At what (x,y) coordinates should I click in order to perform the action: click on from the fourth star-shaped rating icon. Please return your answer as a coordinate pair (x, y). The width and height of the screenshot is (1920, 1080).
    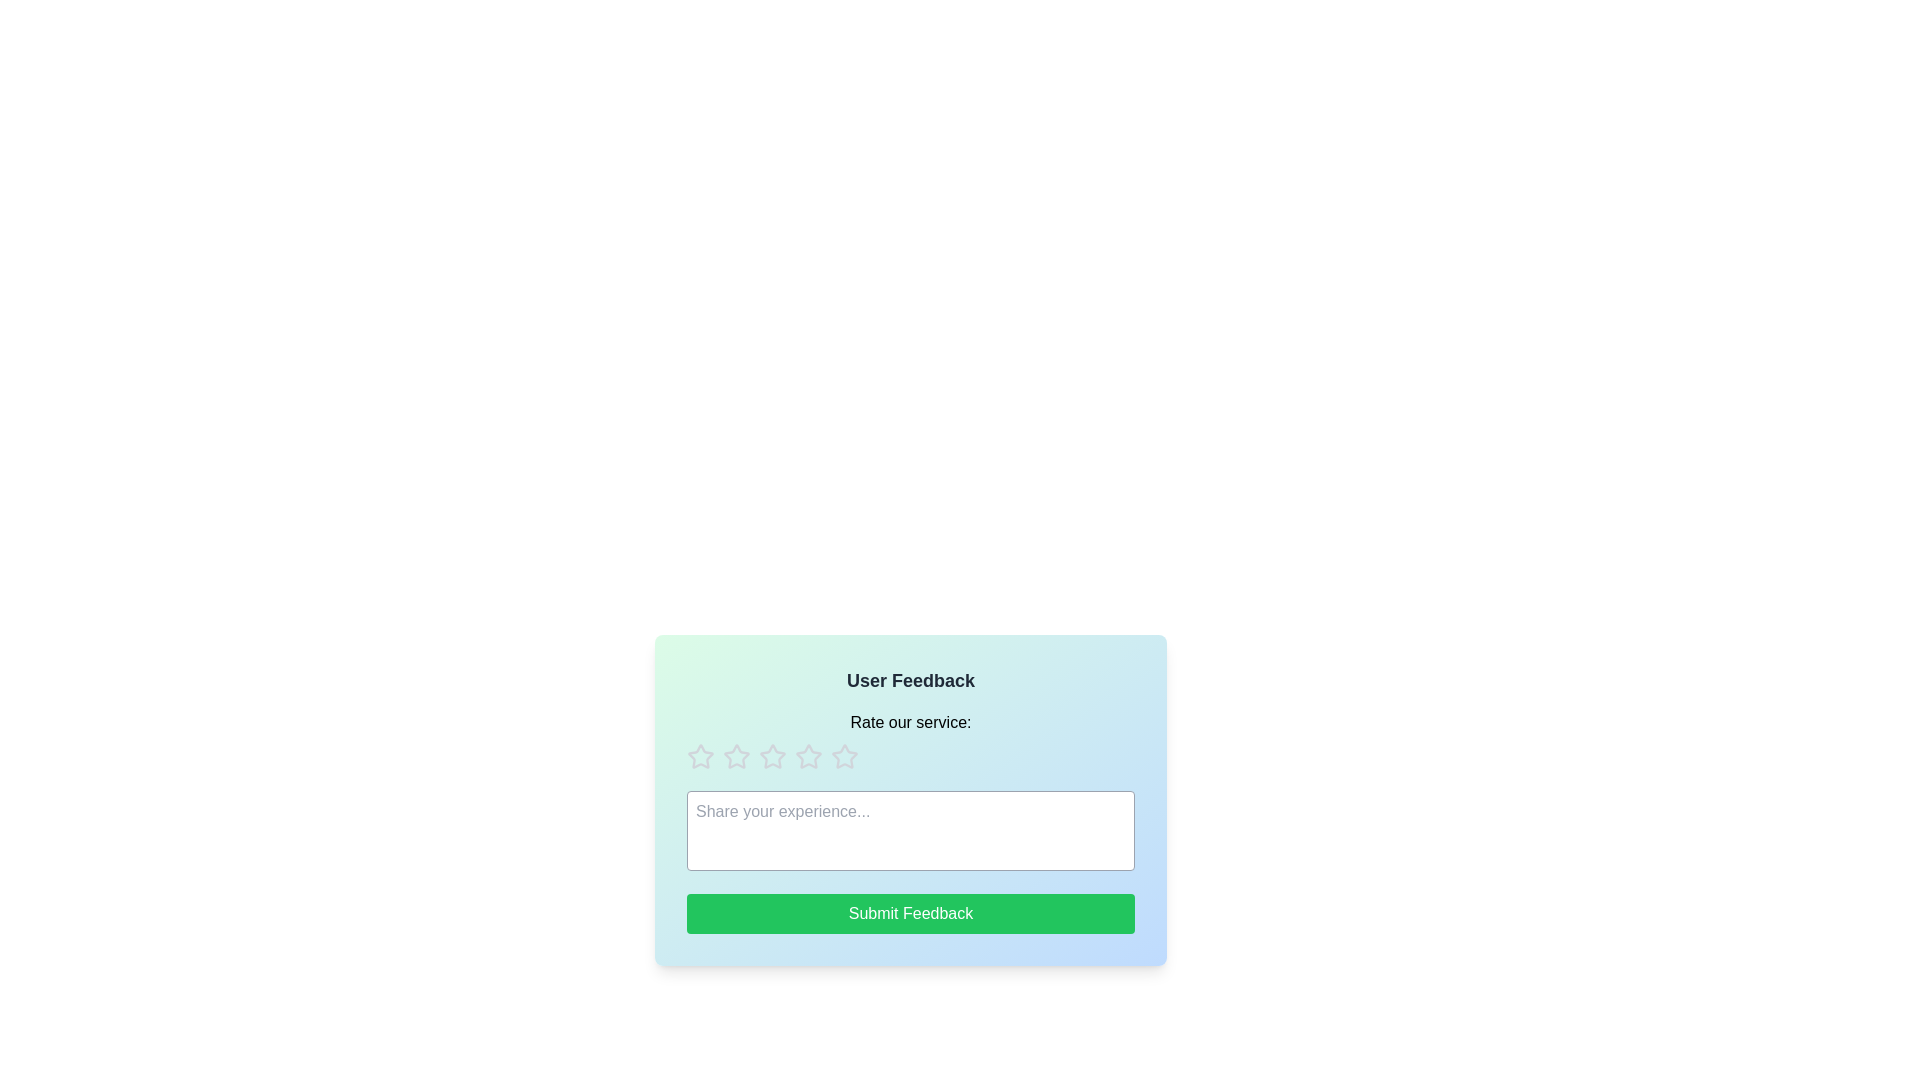
    Looking at the image, I should click on (844, 756).